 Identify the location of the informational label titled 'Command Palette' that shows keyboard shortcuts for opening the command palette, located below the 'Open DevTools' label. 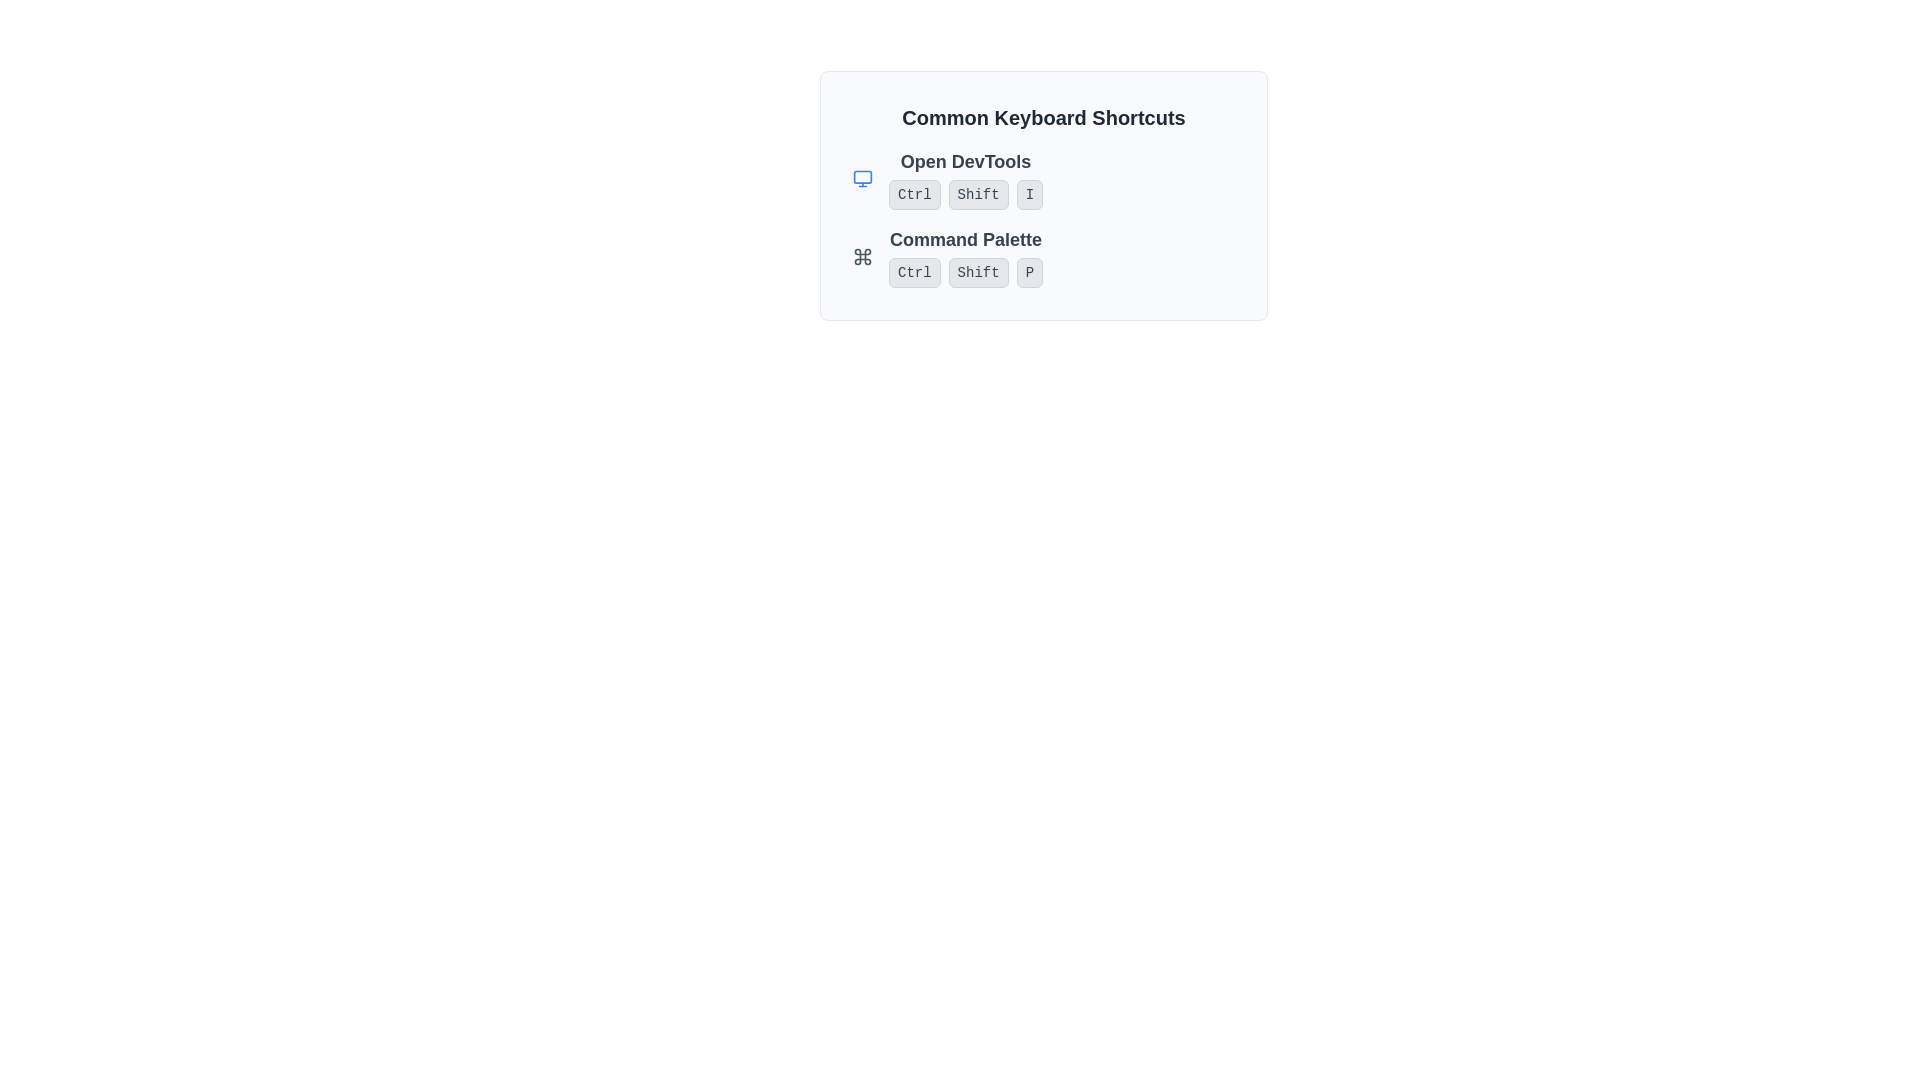
(965, 256).